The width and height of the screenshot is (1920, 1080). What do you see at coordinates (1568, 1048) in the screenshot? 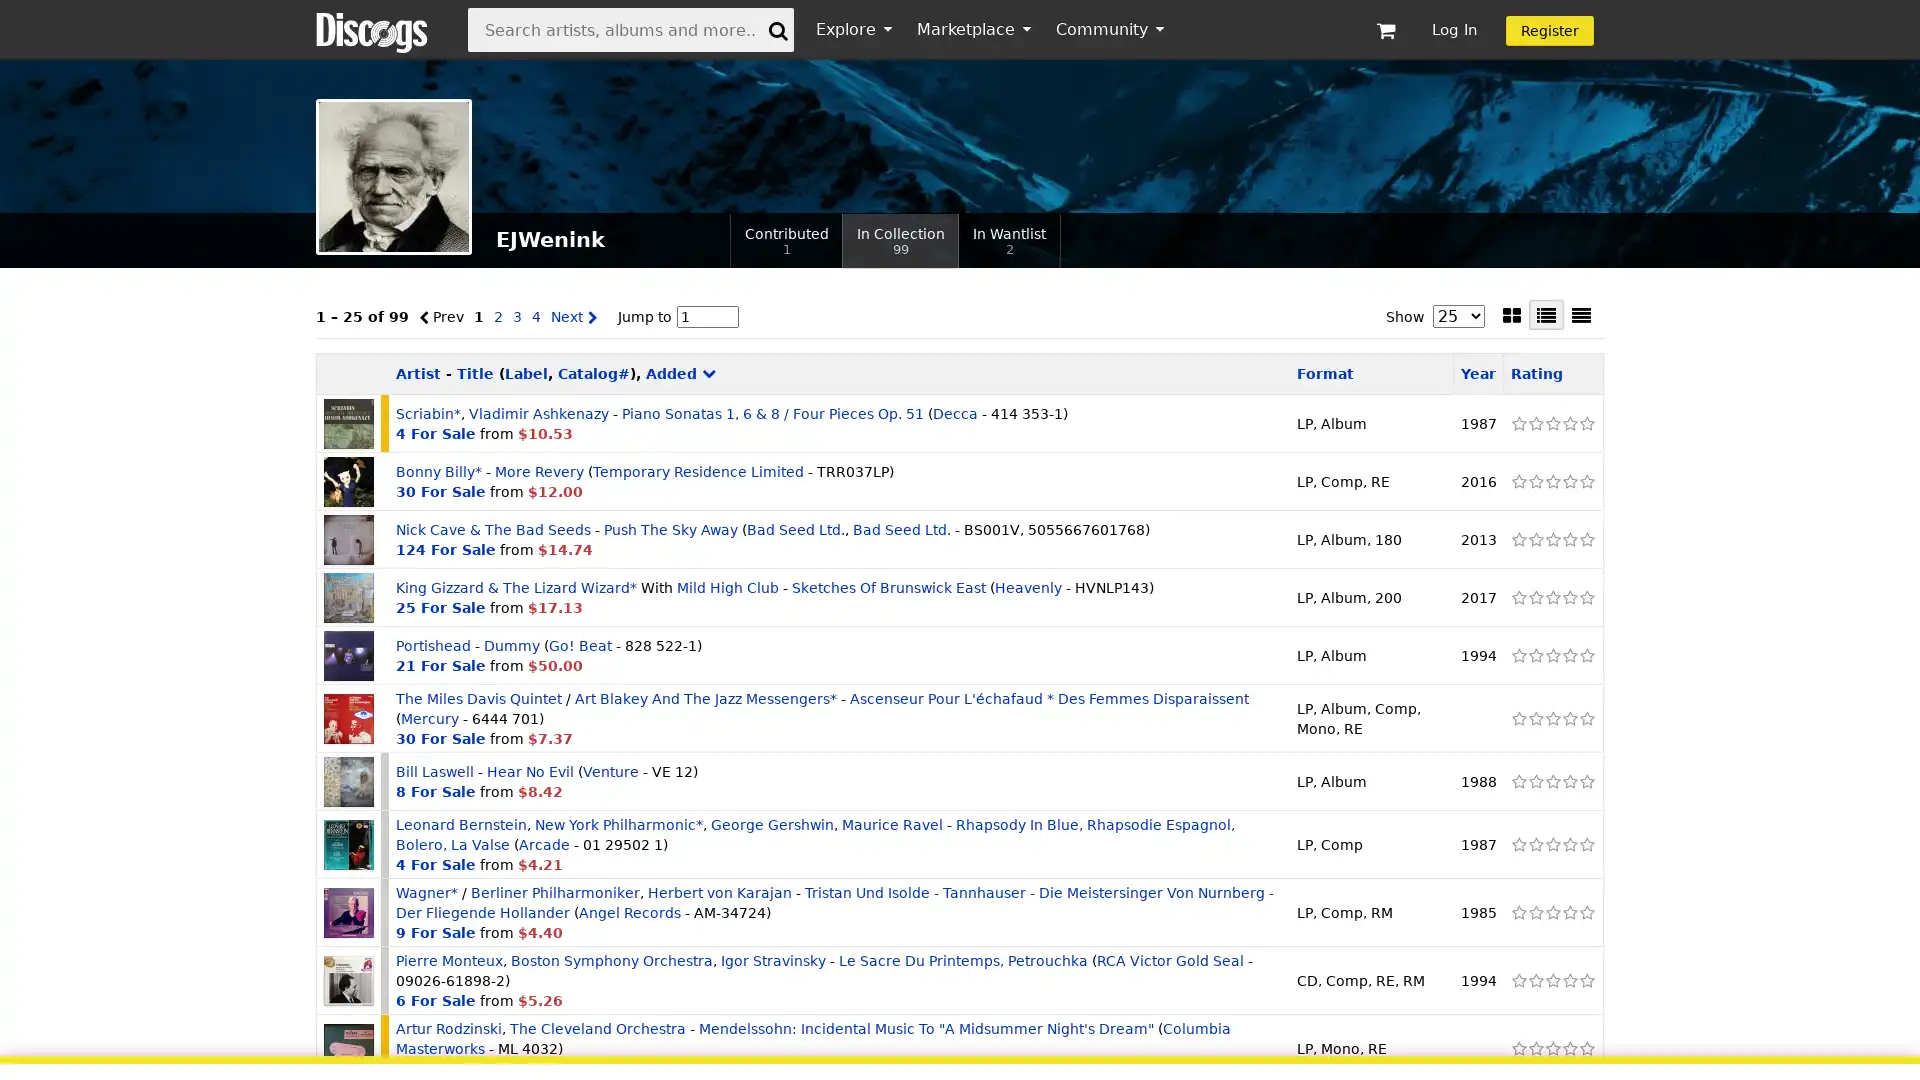
I see `Rate this release 4 stars.` at bounding box center [1568, 1048].